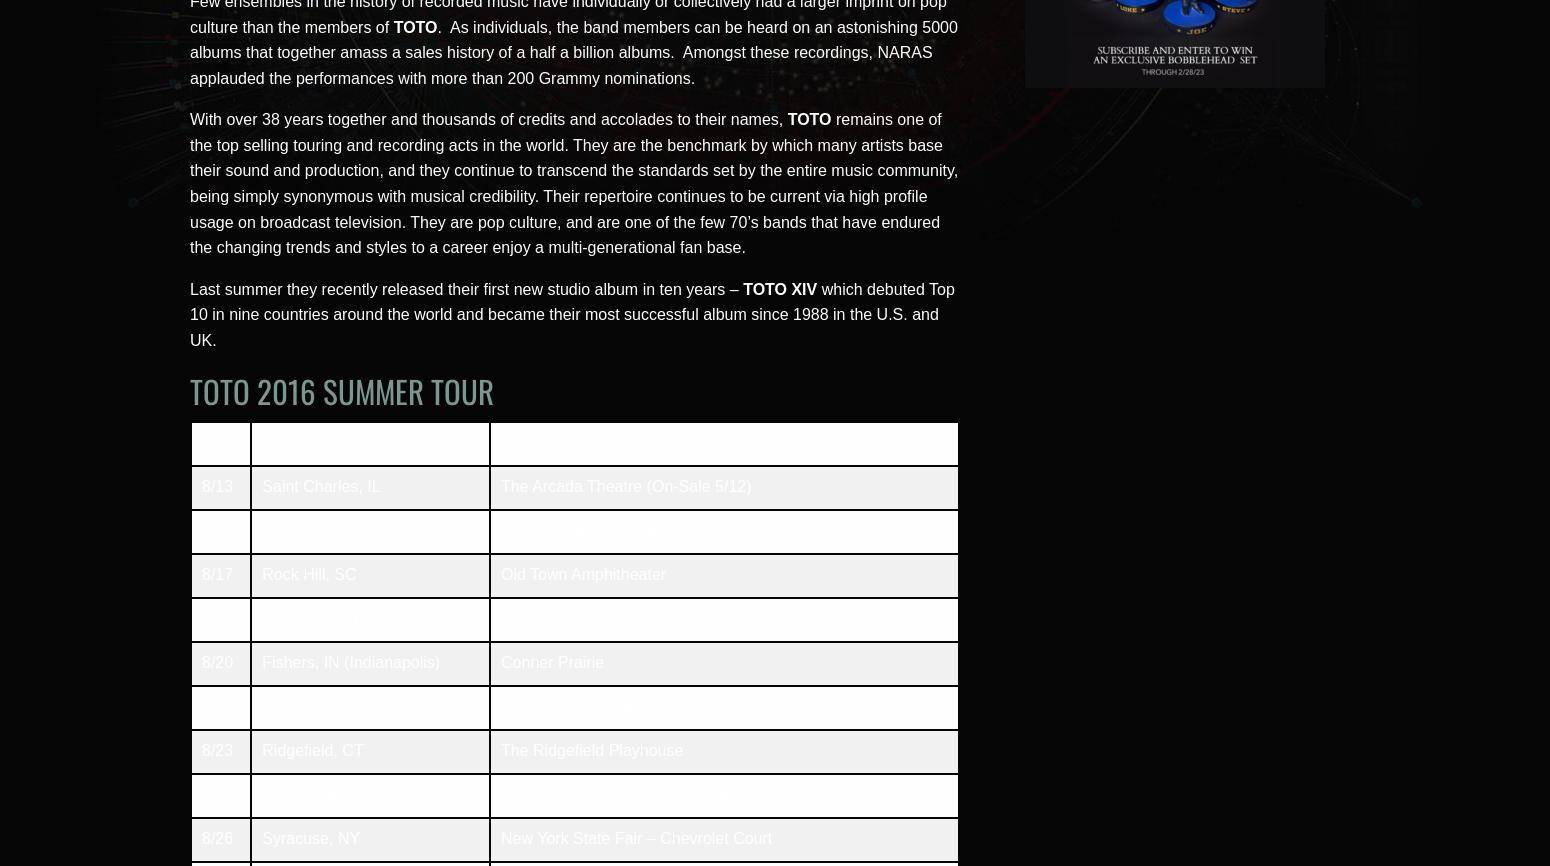  Describe the element at coordinates (200, 749) in the screenshot. I see `'8/23'` at that location.